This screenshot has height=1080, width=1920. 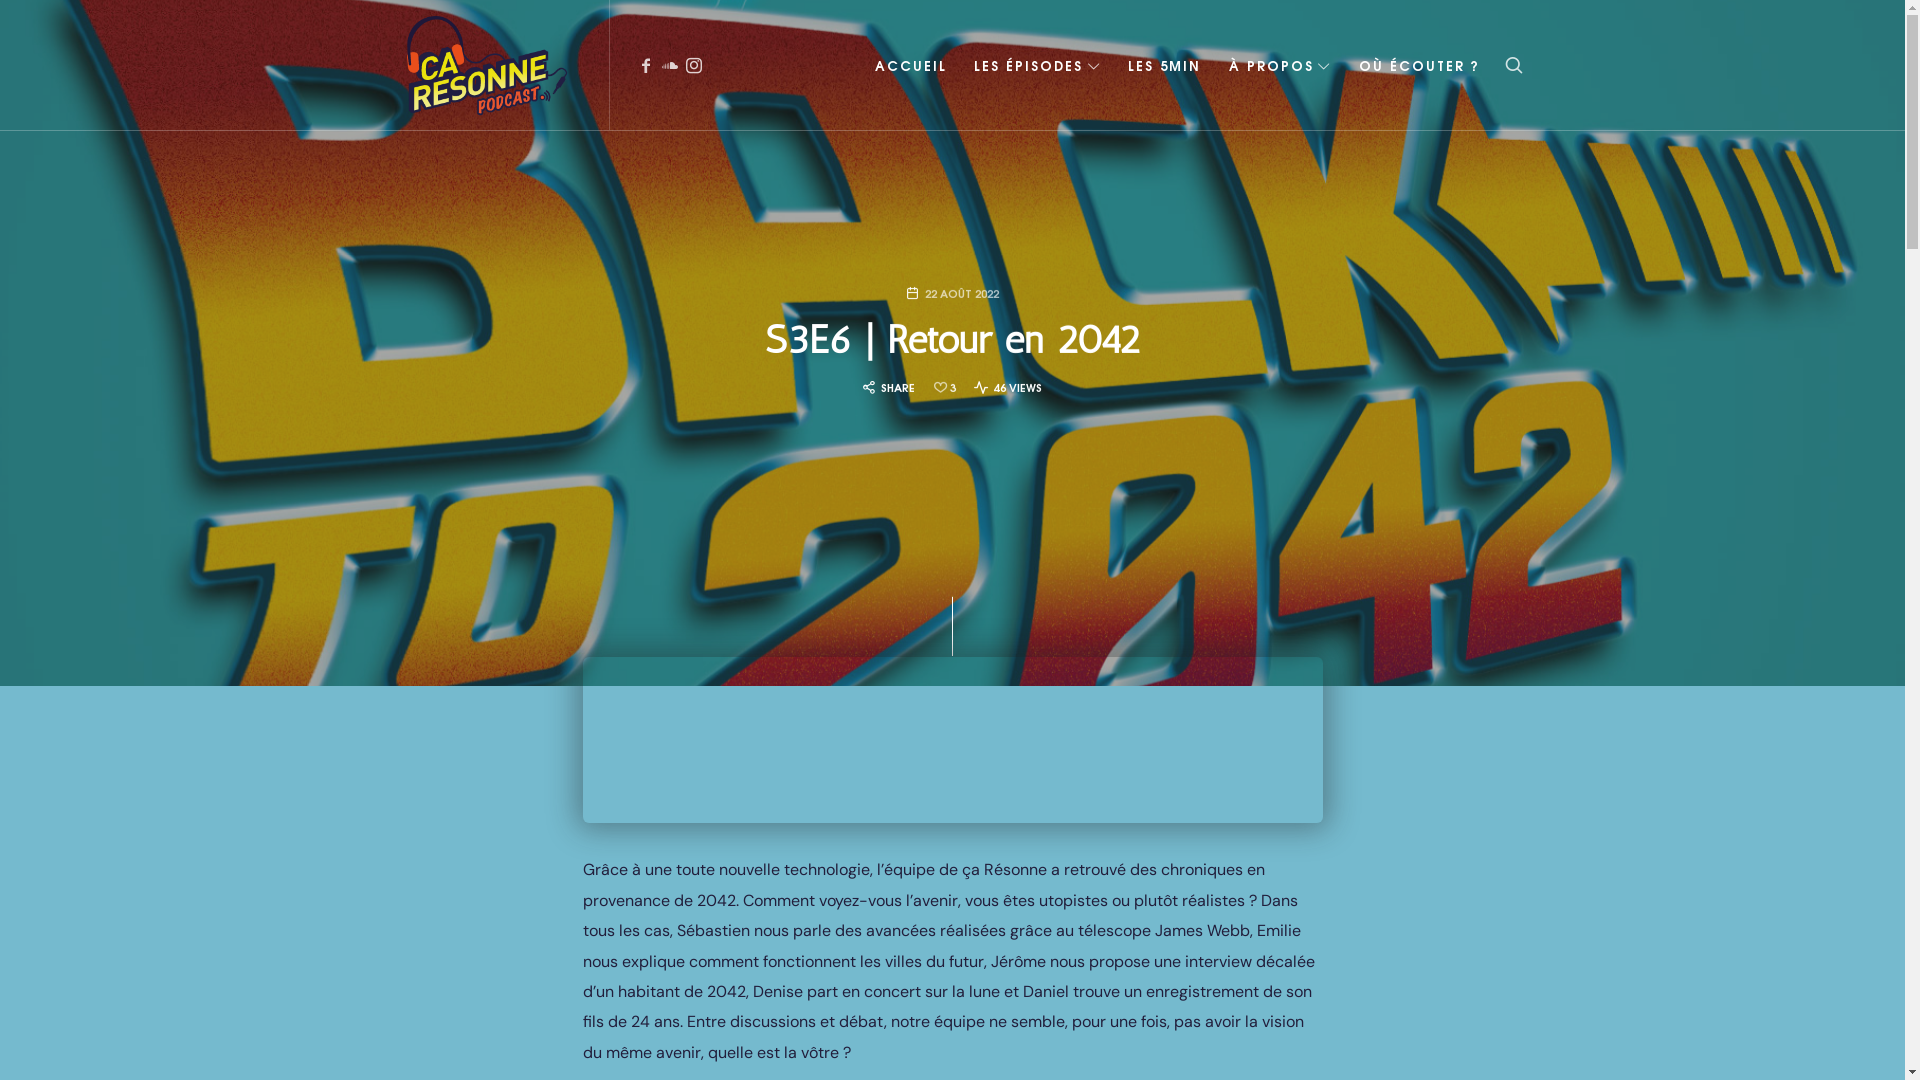 I want to click on '3', so click(x=933, y=387).